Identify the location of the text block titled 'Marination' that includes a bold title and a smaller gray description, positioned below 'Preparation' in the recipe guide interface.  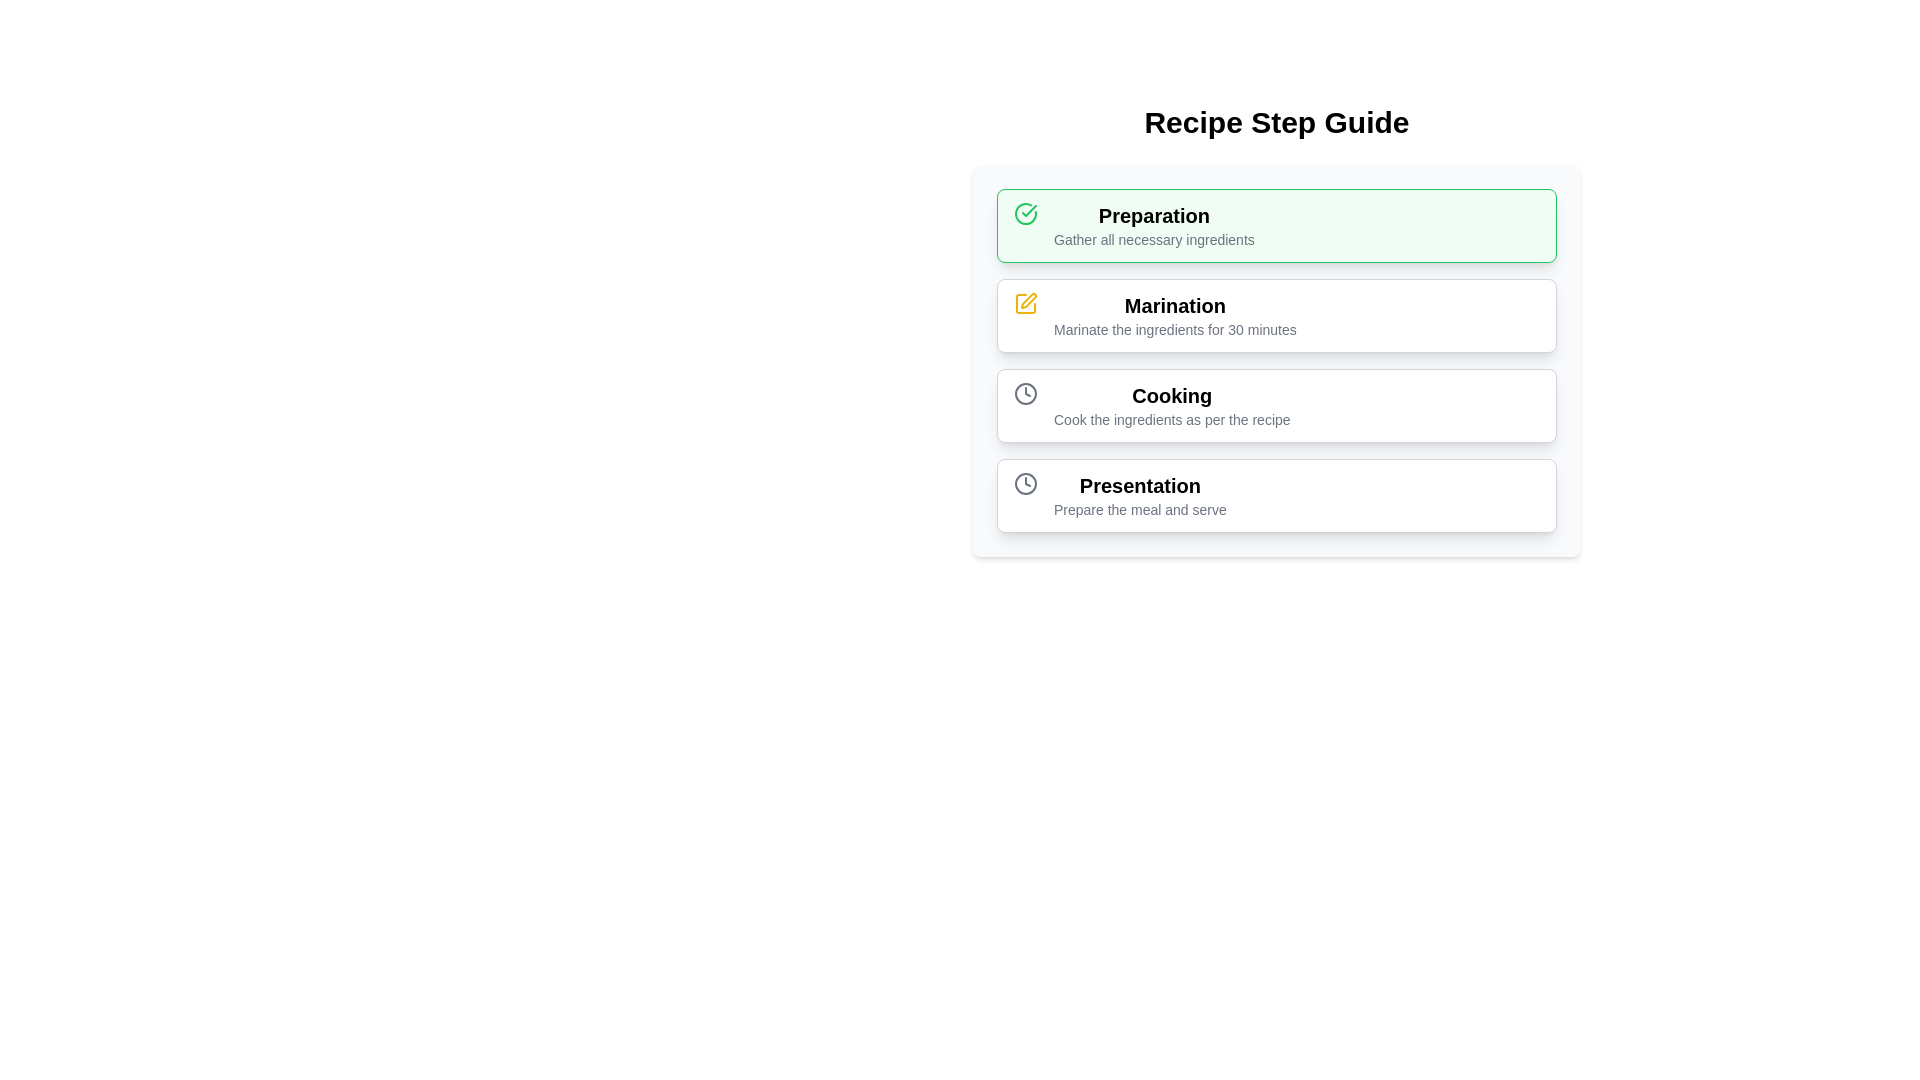
(1175, 315).